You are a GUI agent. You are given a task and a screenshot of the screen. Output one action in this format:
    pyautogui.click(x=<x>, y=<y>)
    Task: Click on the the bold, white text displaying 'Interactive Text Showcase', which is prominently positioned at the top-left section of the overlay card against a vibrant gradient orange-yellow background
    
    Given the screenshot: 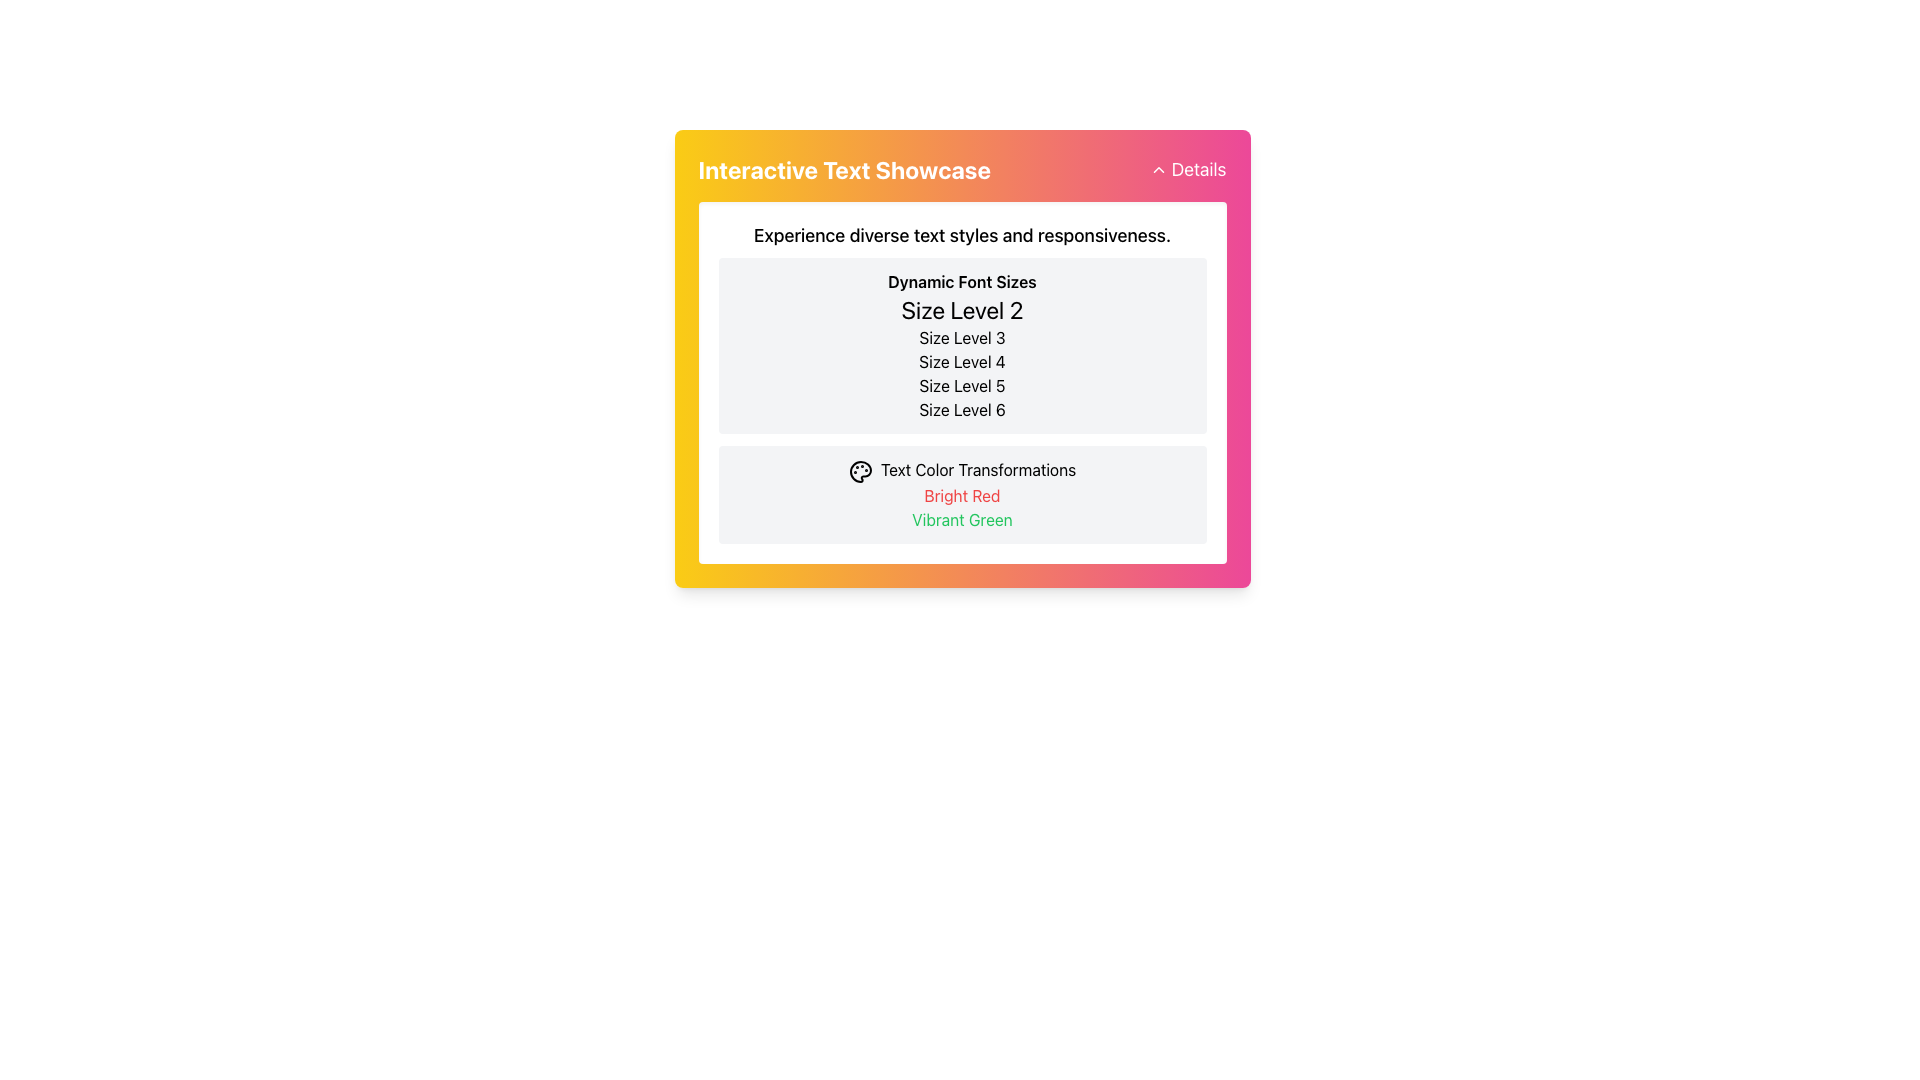 What is the action you would take?
    pyautogui.click(x=844, y=168)
    